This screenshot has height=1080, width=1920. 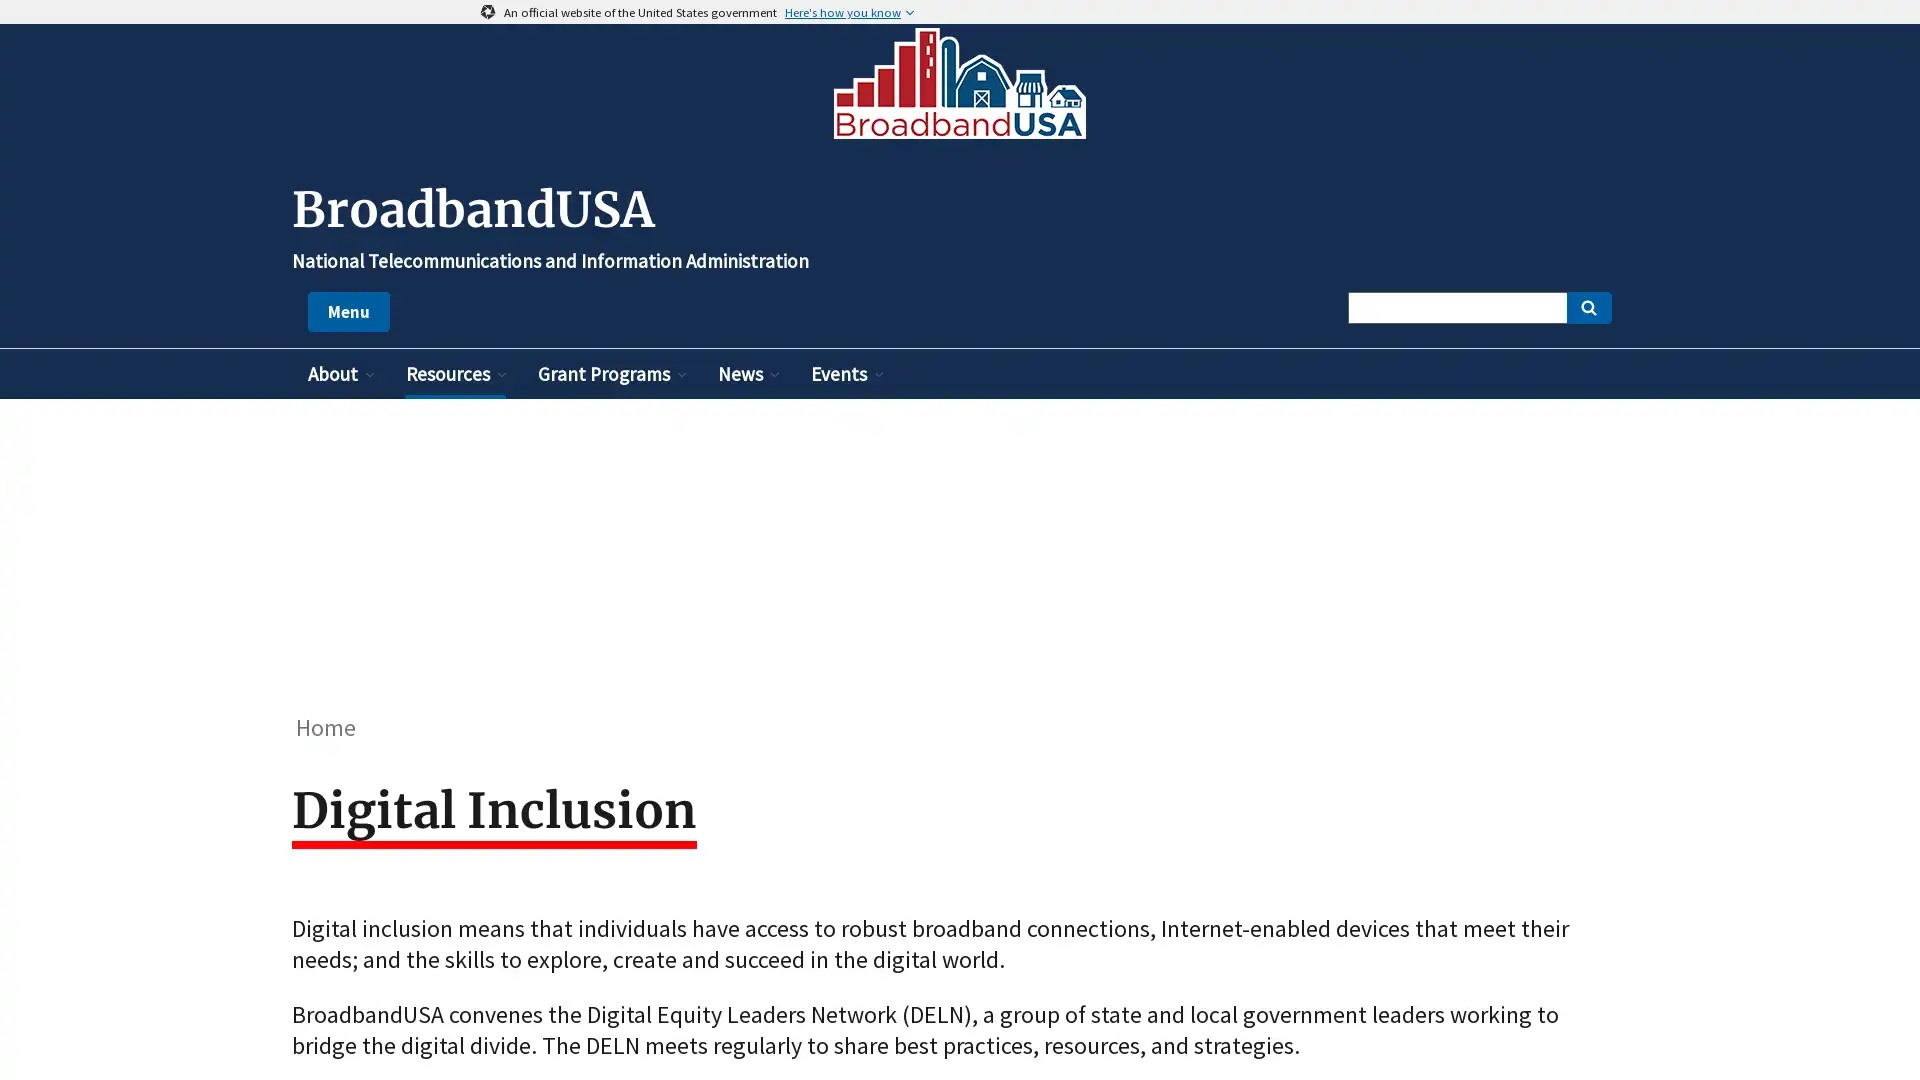 I want to click on Grant Programs, so click(x=610, y=374).